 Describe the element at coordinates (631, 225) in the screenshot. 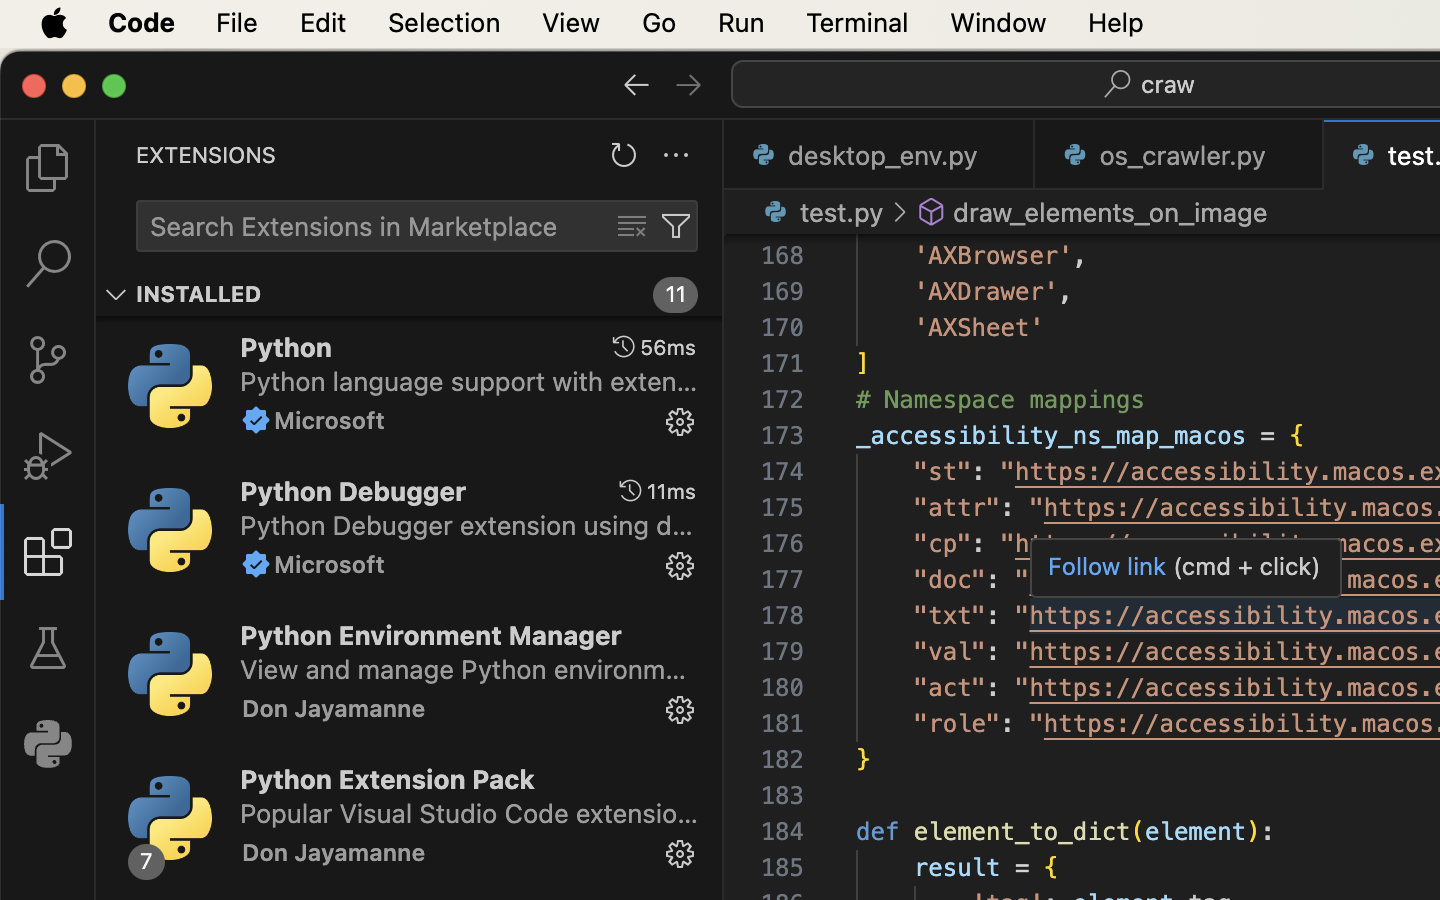

I see `''` at that location.